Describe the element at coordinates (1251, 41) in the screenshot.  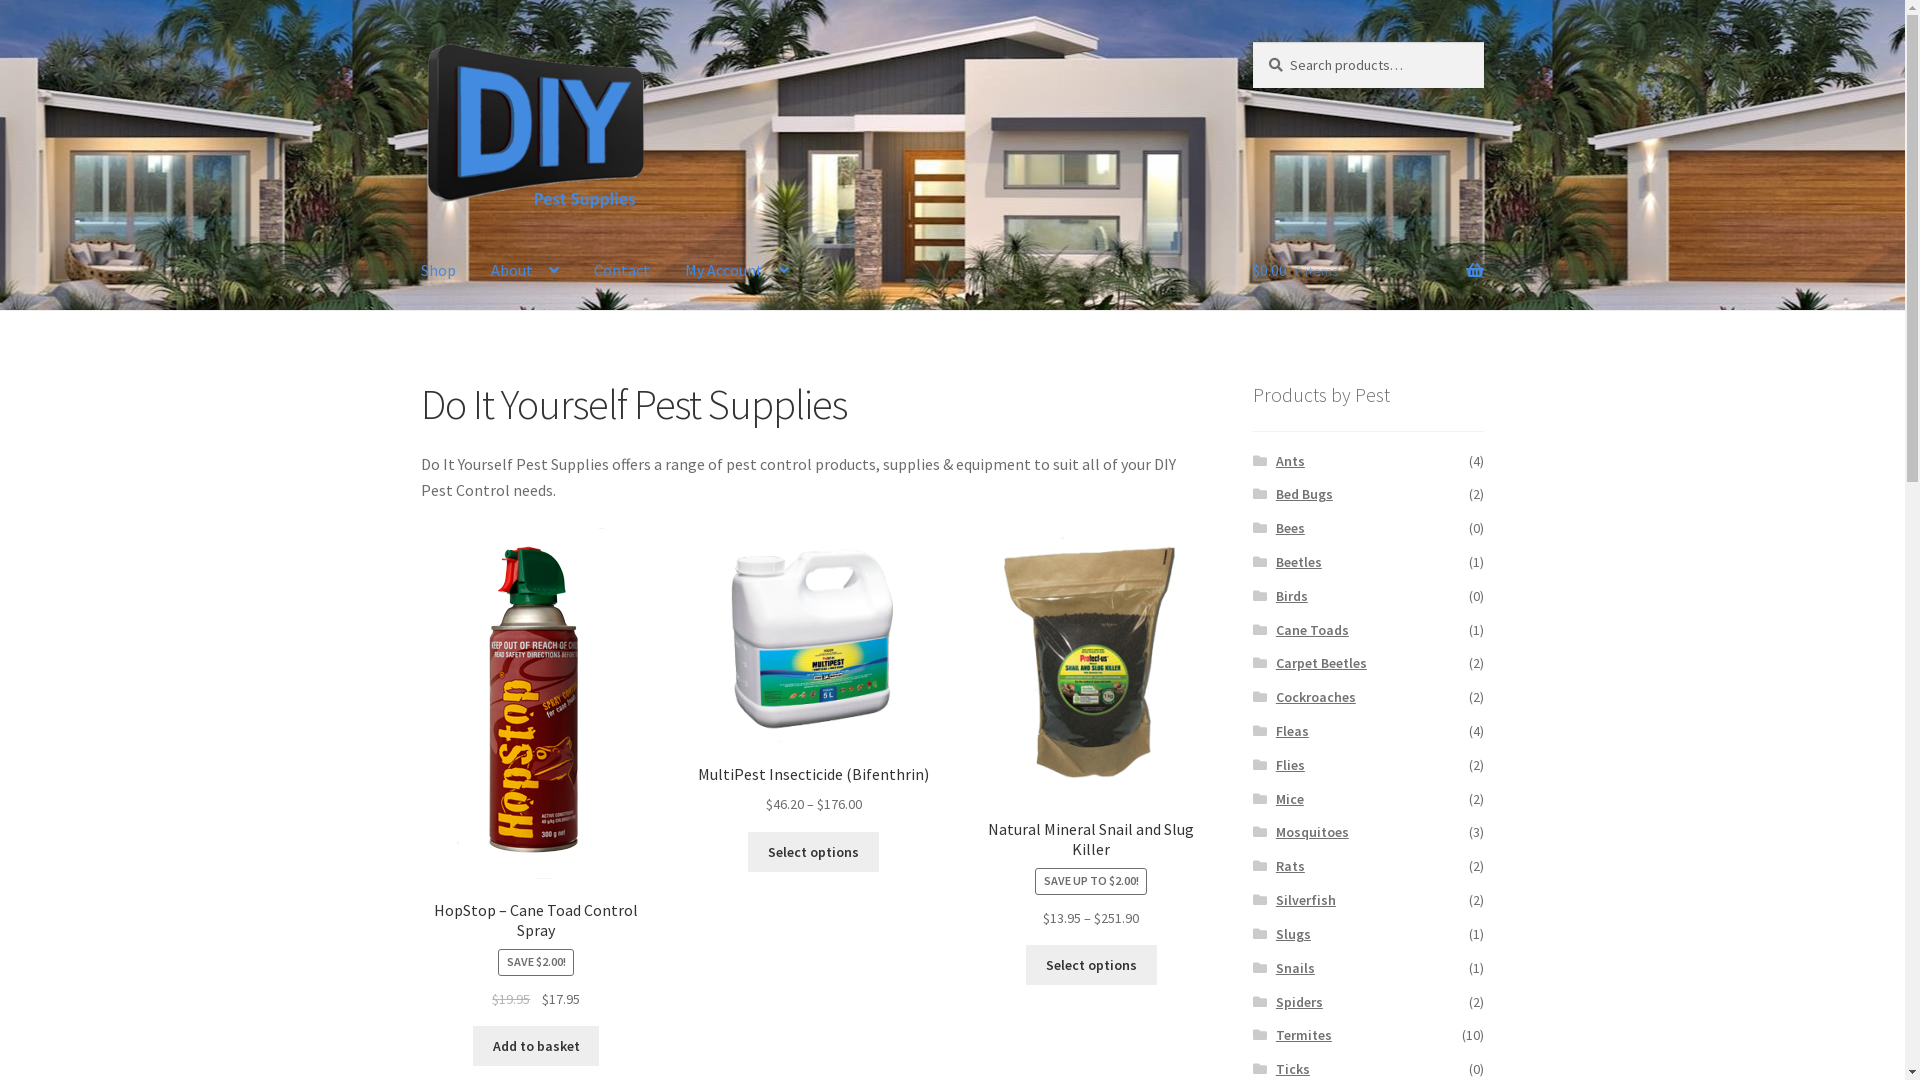
I see `'Search'` at that location.